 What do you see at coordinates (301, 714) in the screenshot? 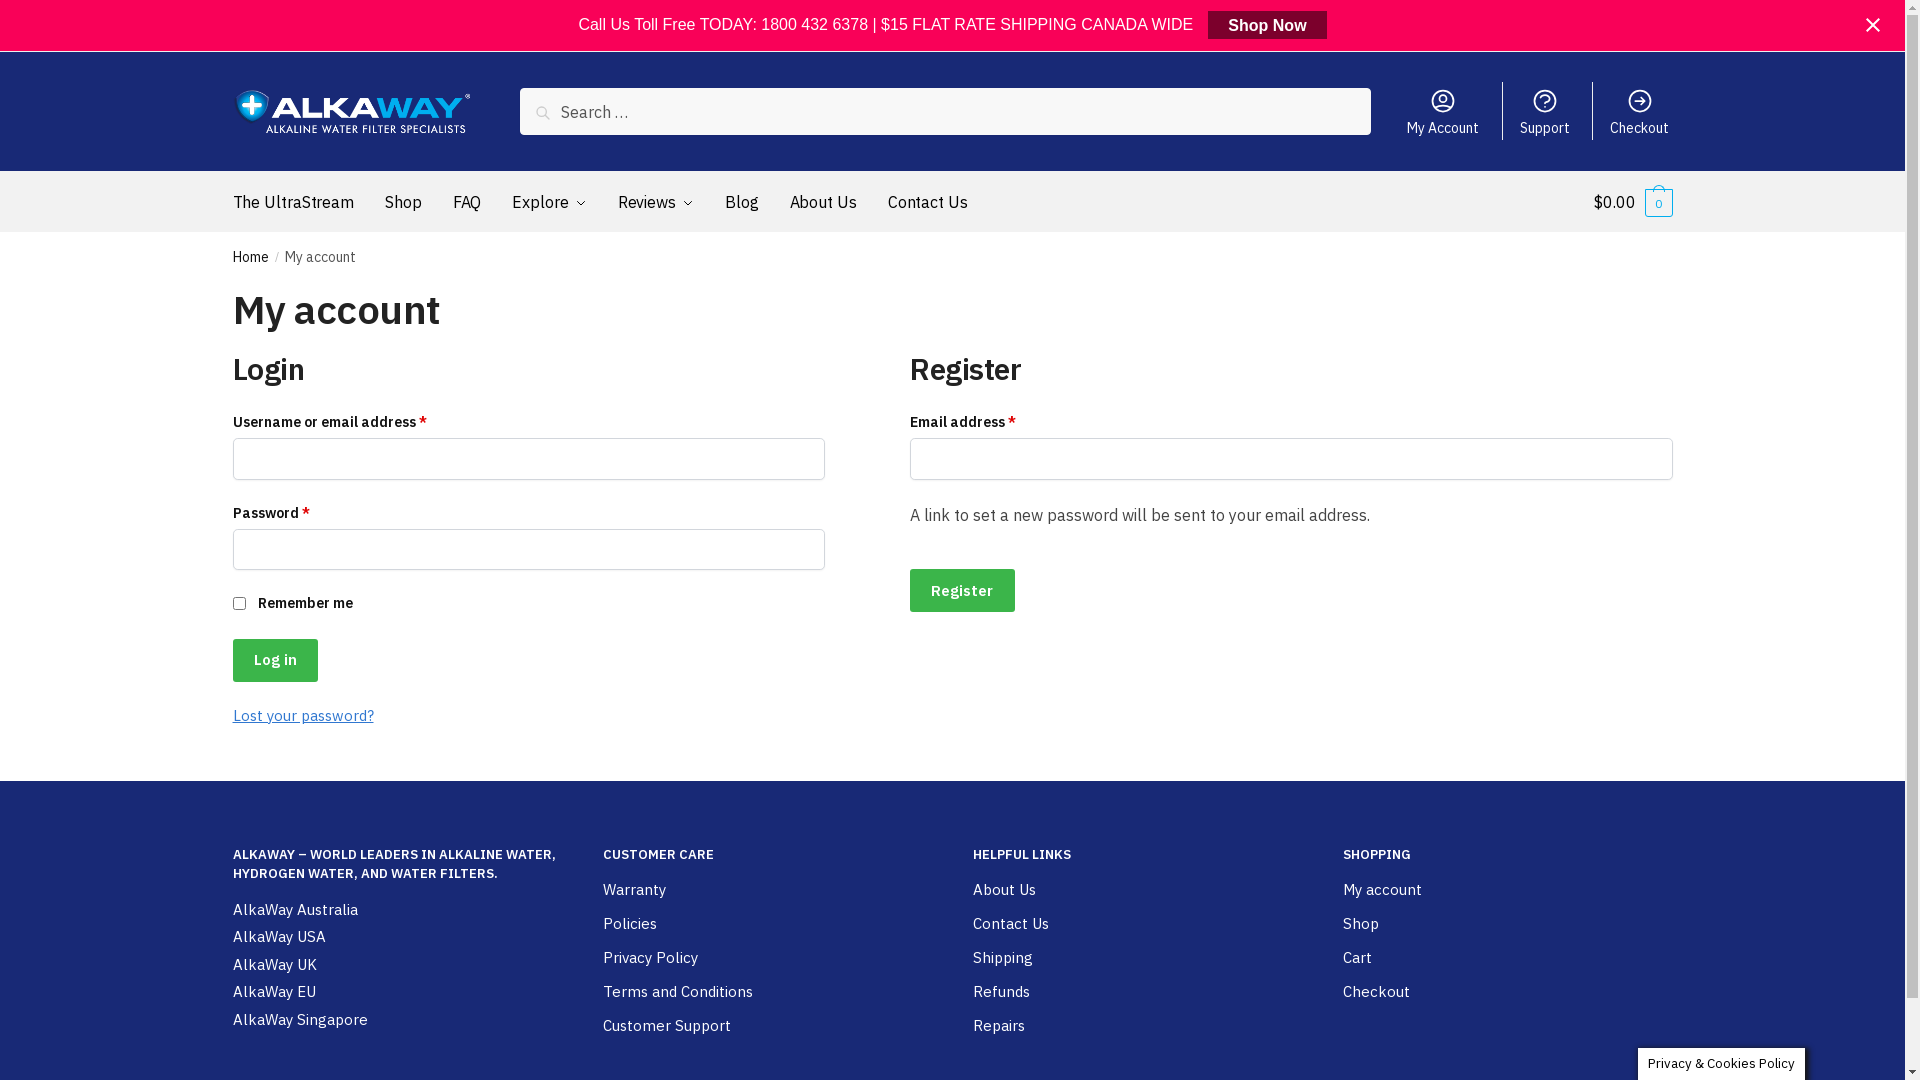
I see `'Lost your password?'` at bounding box center [301, 714].